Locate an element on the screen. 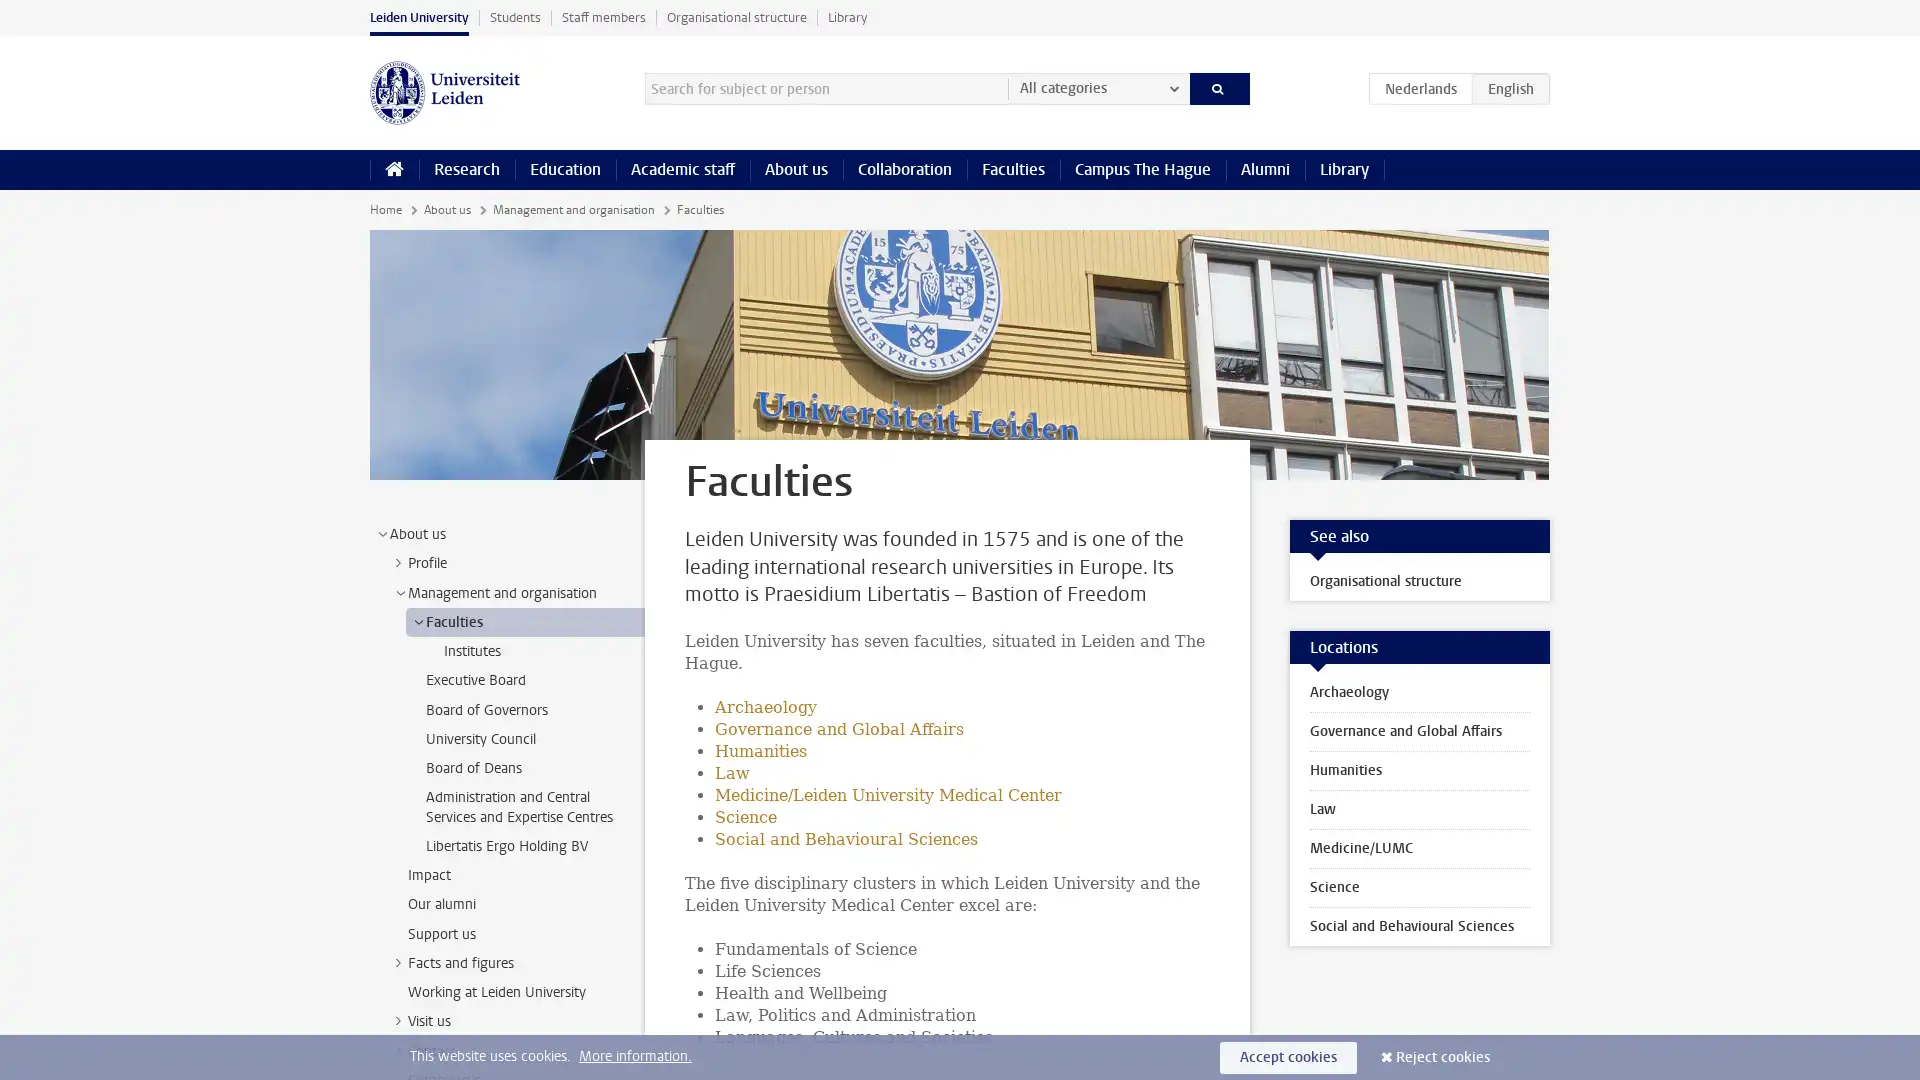 Image resolution: width=1920 pixels, height=1080 pixels. Search is located at coordinates (1218, 87).